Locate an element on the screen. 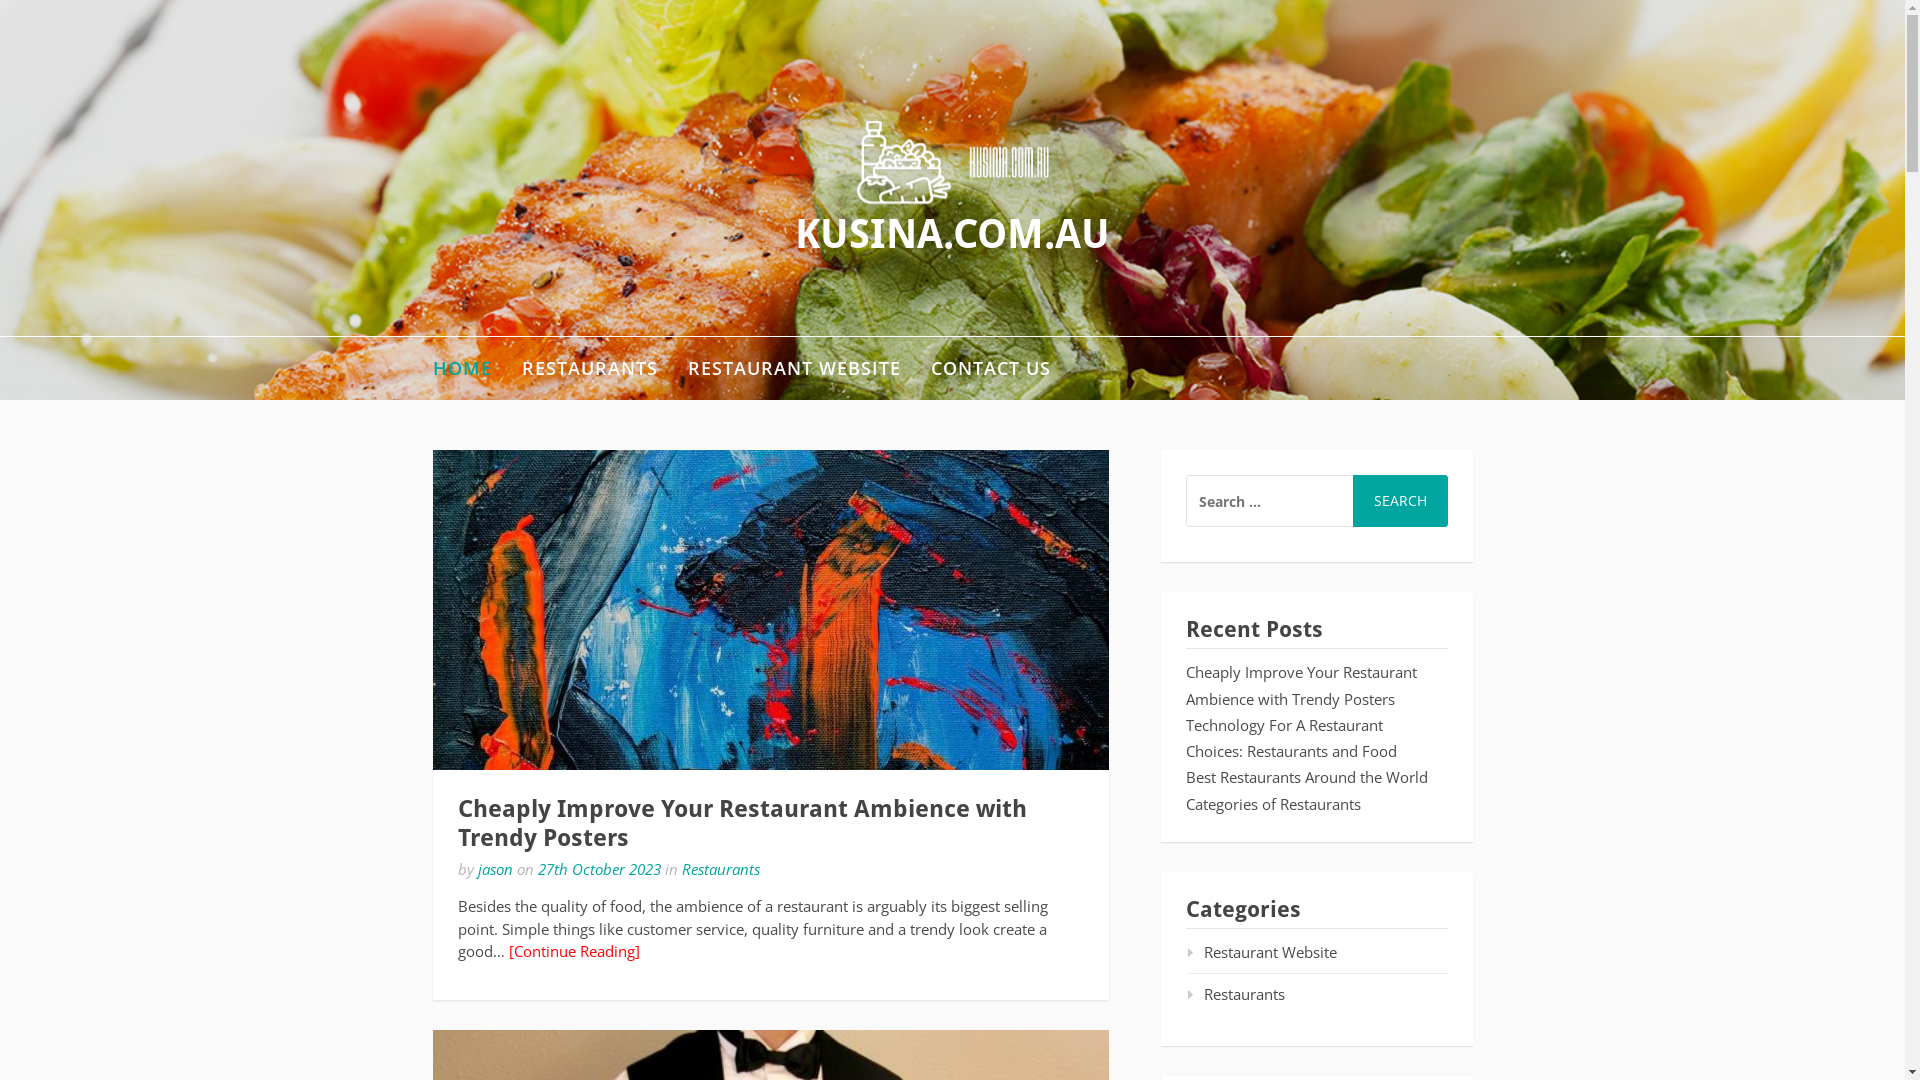  'Search' is located at coordinates (1352, 500).